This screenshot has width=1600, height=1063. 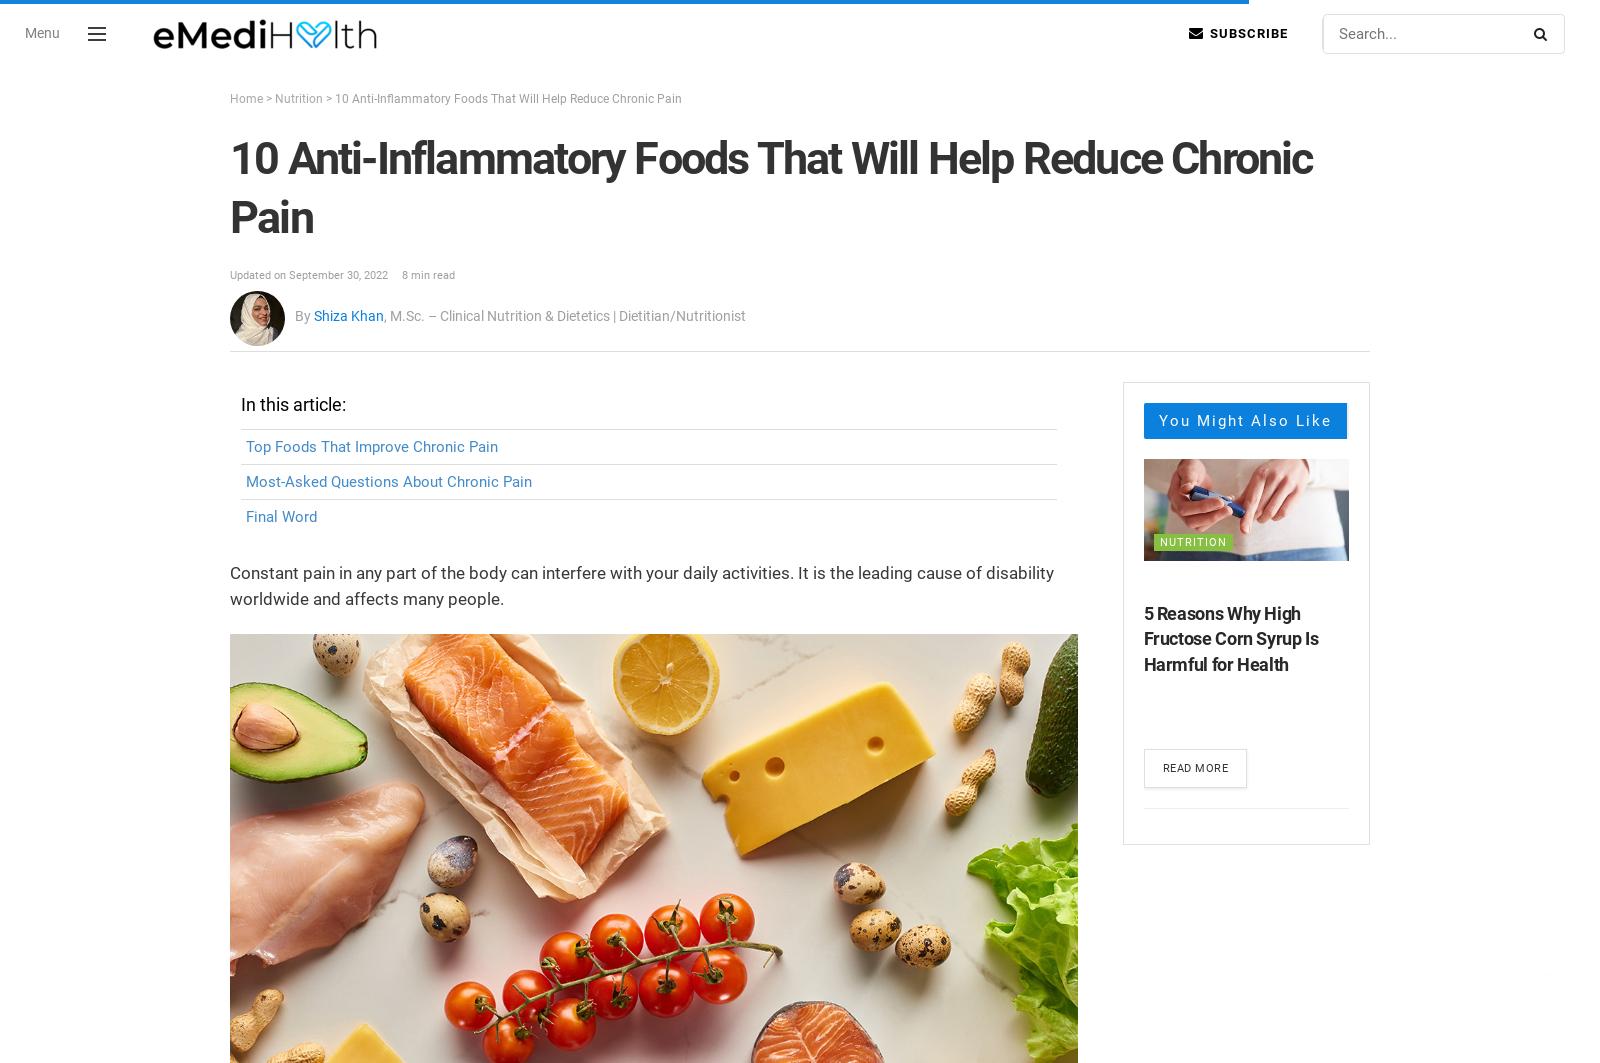 I want to click on 'M.Sc. – Clinical Nutrition & Dietetics', so click(x=499, y=316).